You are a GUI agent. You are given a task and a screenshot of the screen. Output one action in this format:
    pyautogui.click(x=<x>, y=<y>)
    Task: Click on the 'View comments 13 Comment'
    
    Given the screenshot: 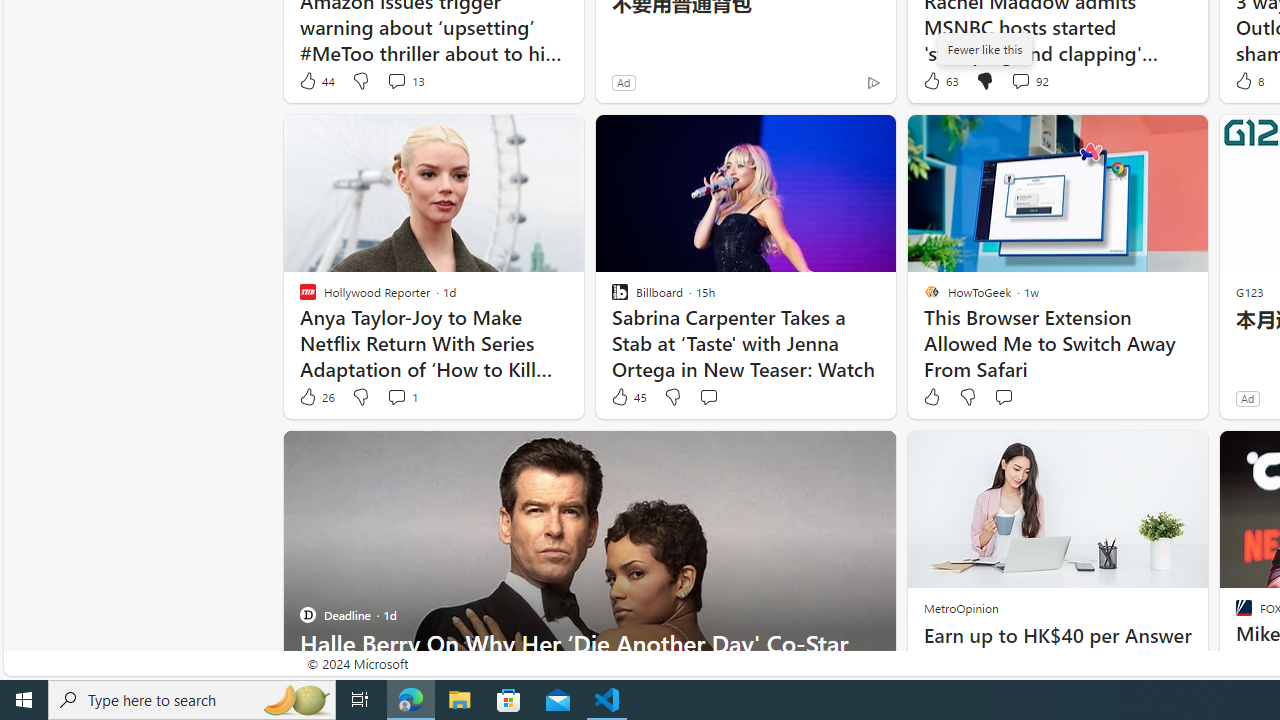 What is the action you would take?
    pyautogui.click(x=404, y=80)
    